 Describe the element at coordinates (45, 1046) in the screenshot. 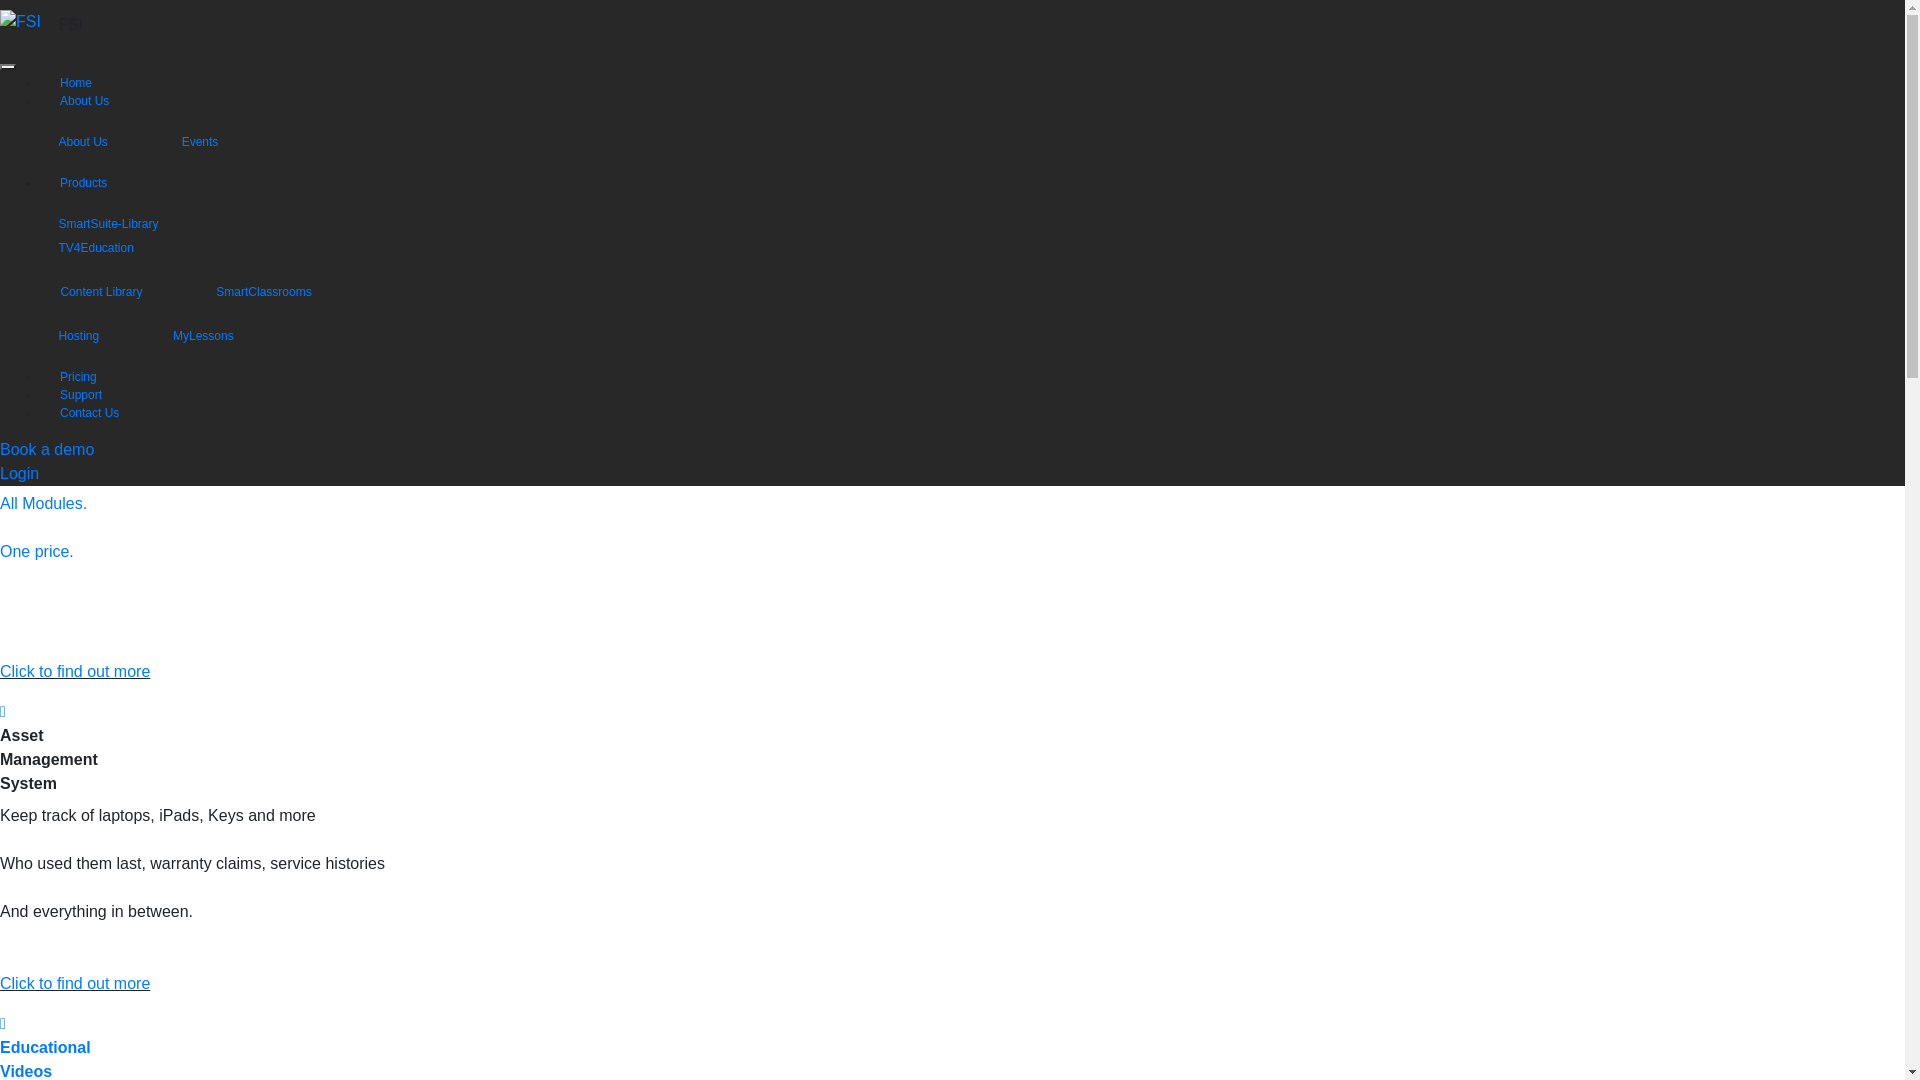

I see `'Educational'` at that location.